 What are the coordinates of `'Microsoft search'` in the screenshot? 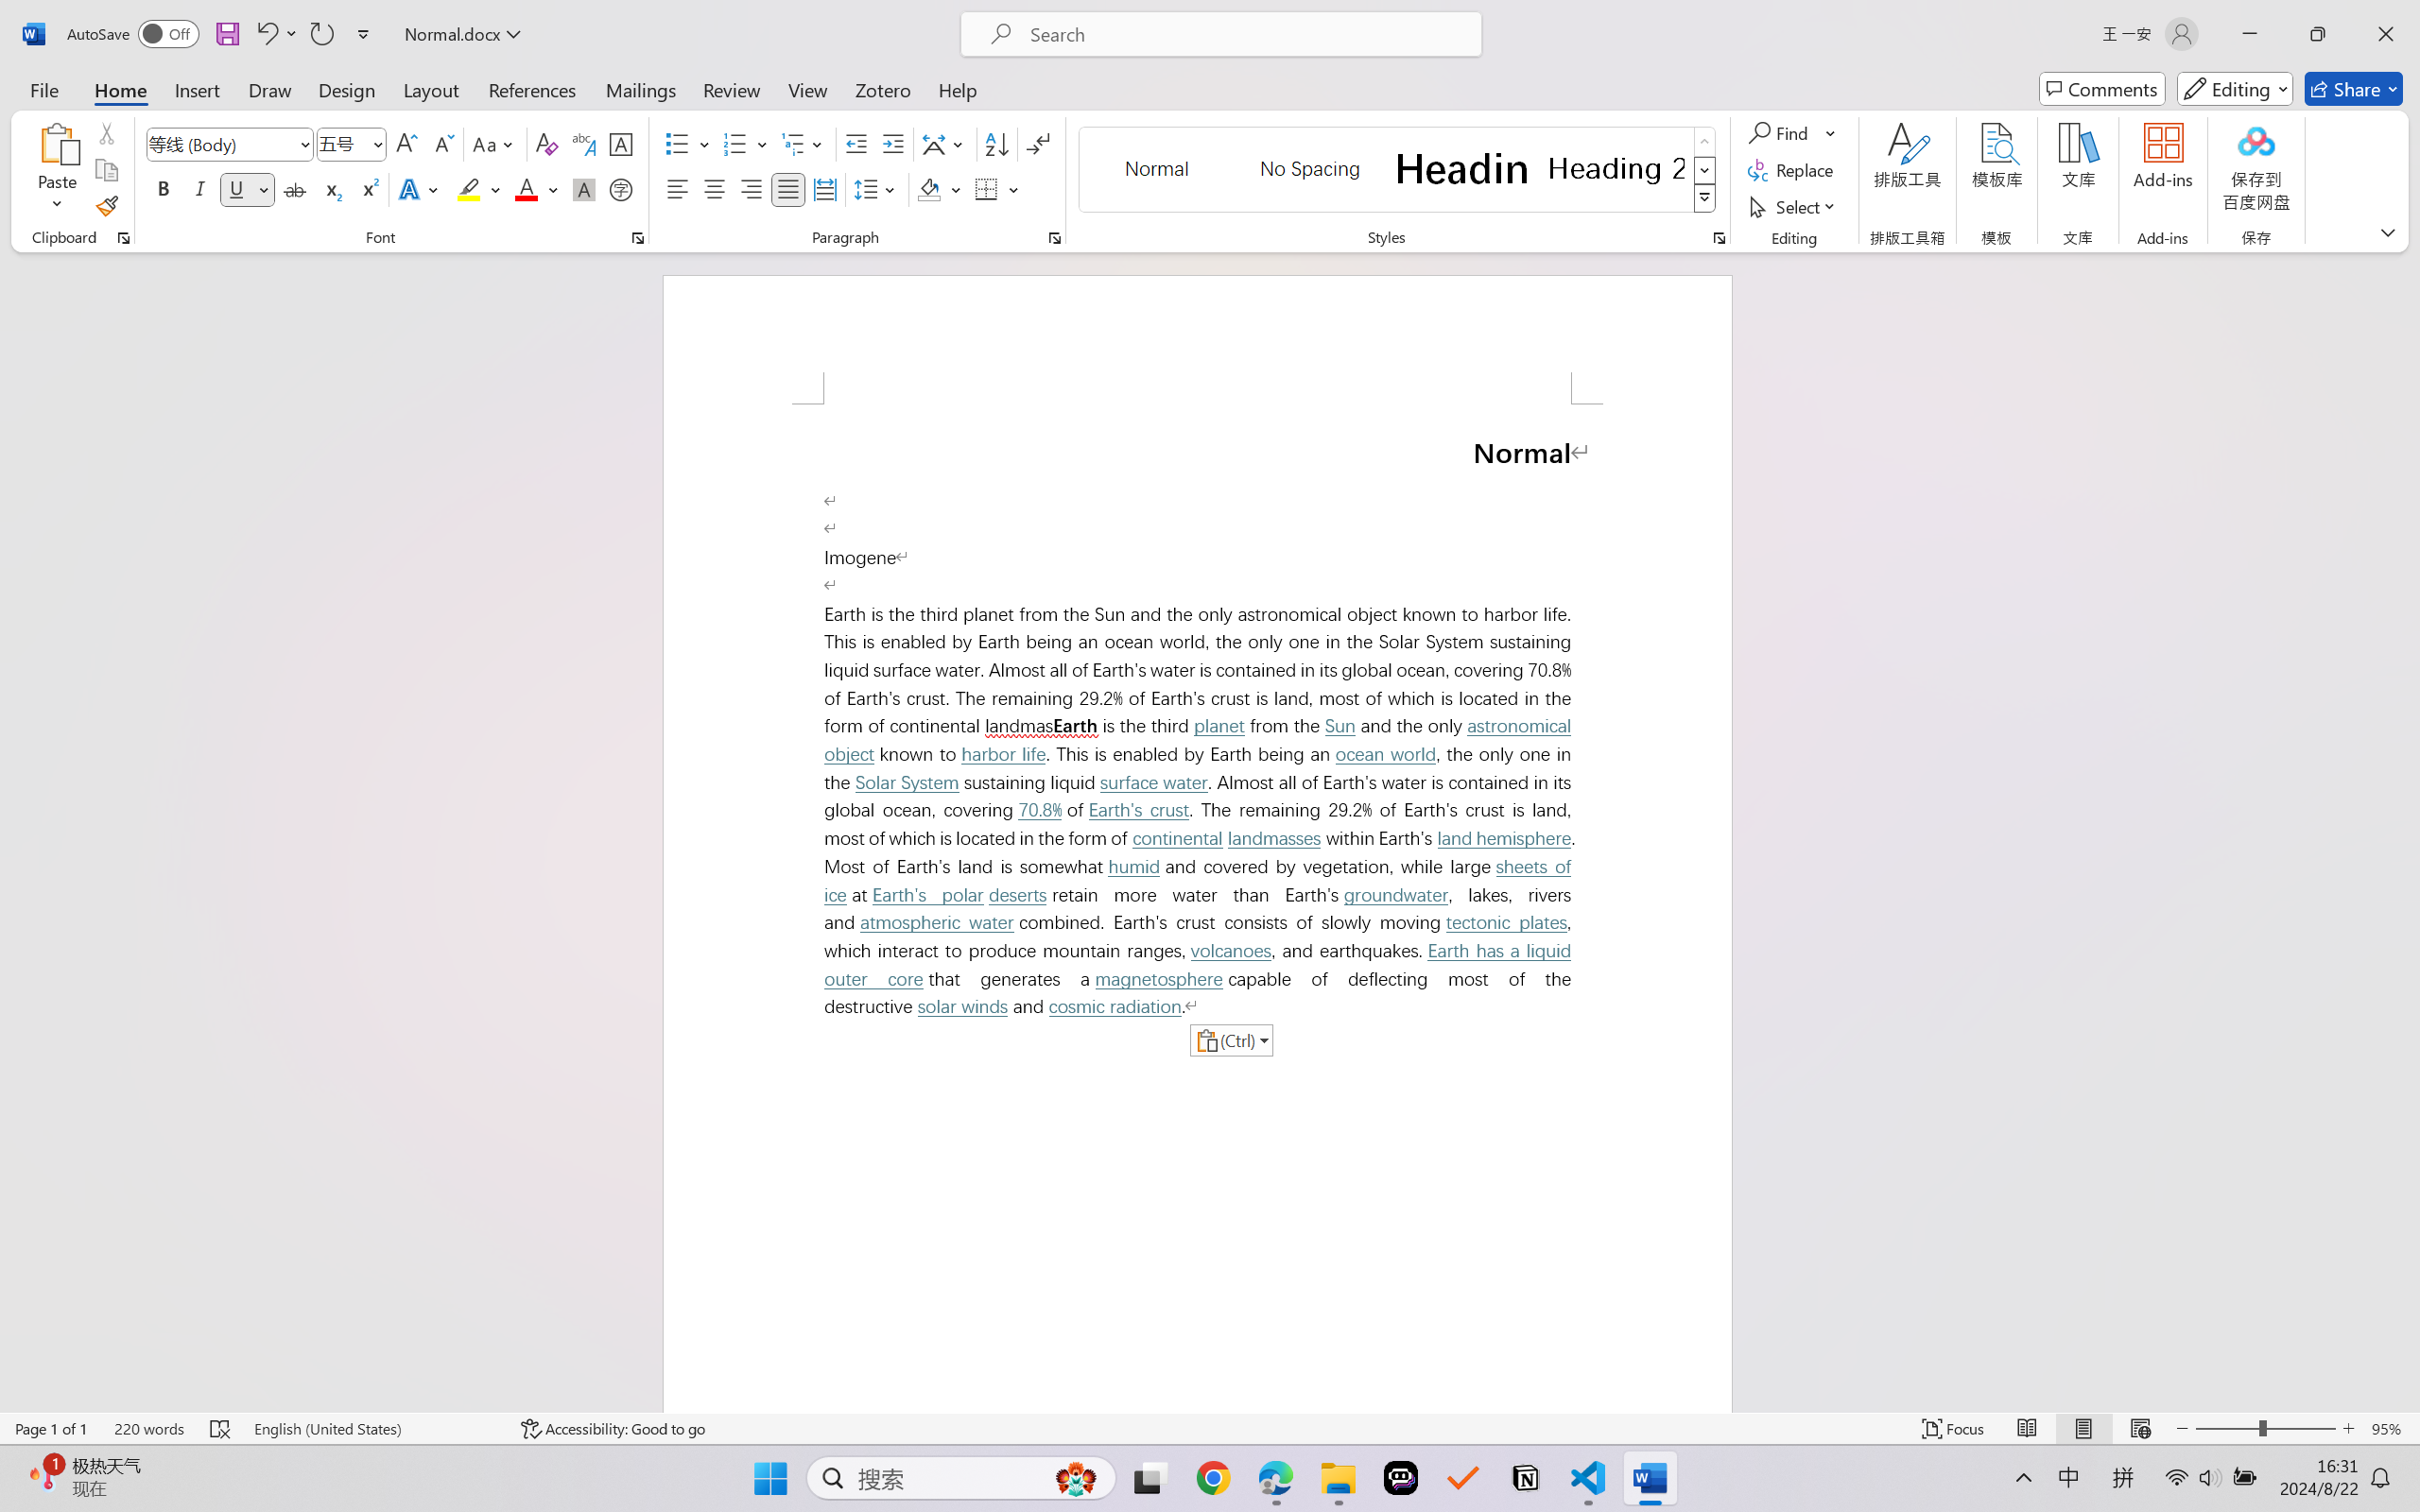 It's located at (1246, 33).